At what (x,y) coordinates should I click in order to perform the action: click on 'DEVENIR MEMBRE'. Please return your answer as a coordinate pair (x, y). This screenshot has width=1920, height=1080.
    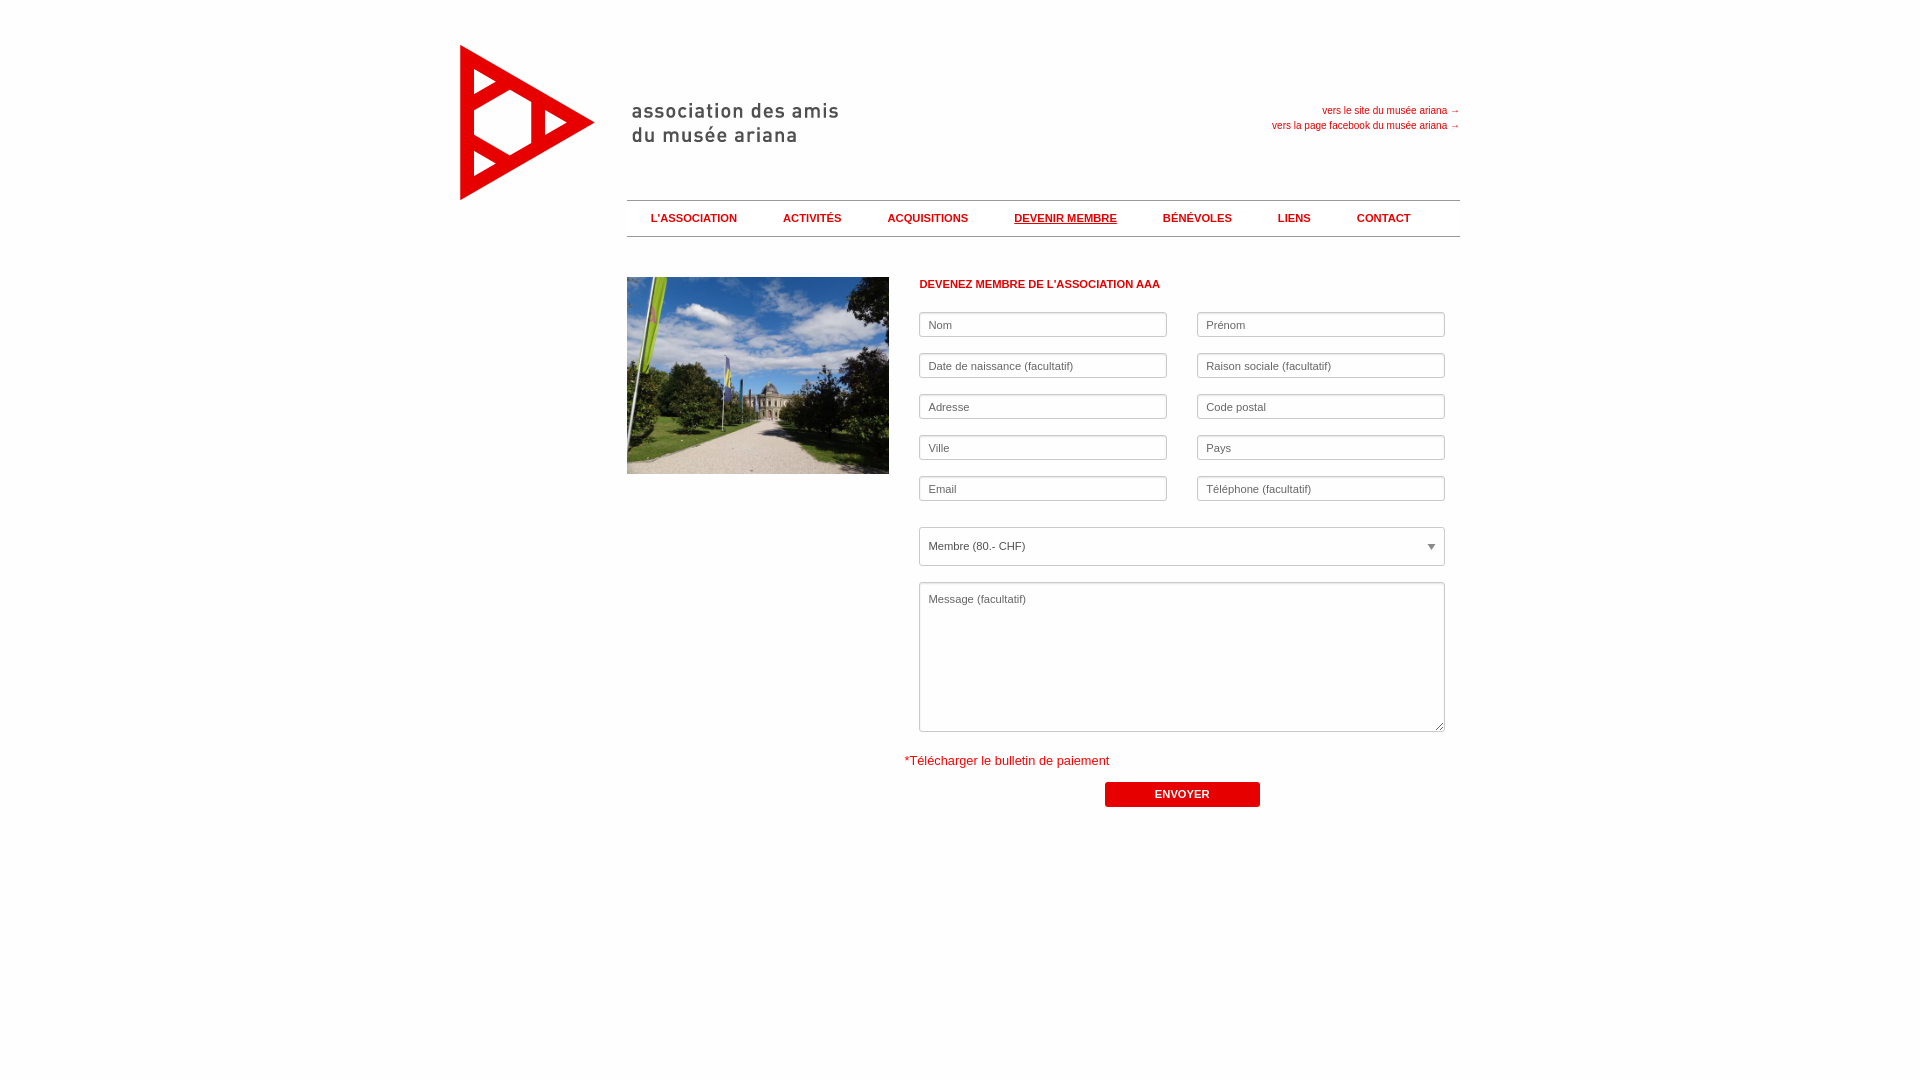
    Looking at the image, I should click on (998, 219).